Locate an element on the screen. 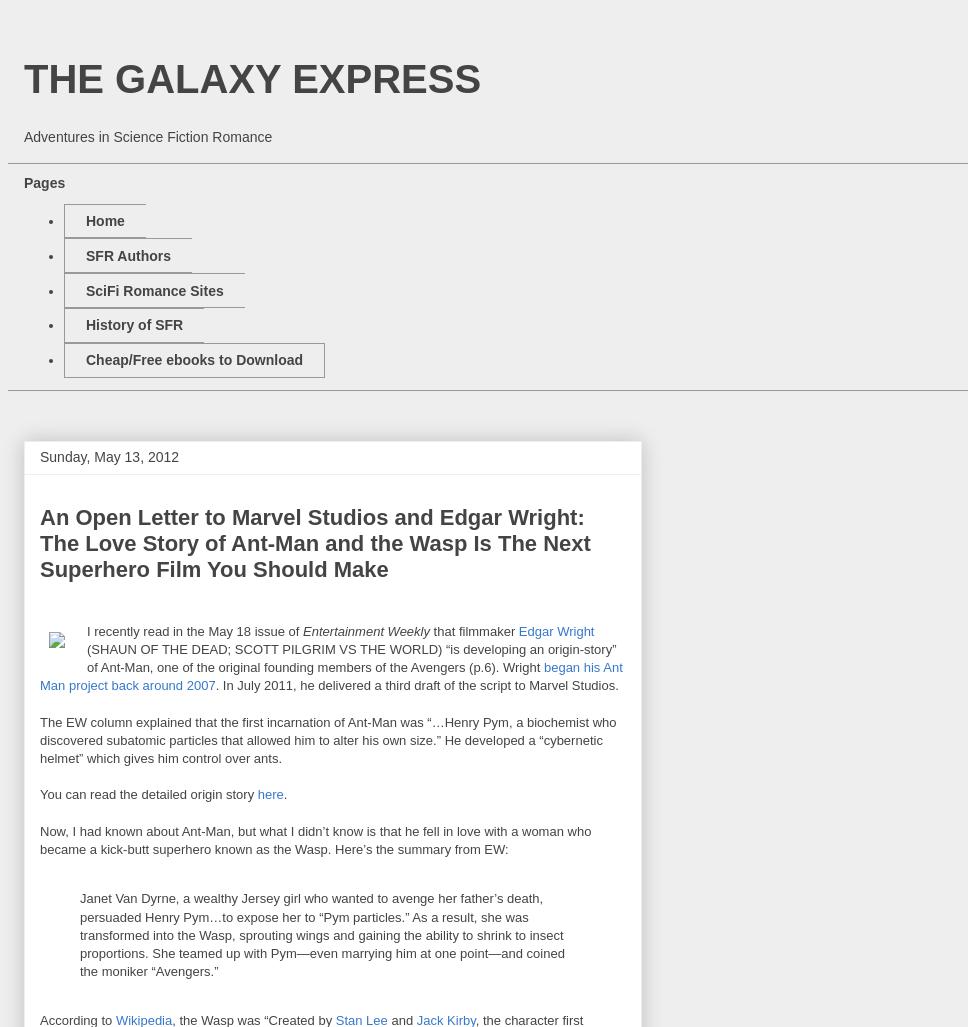 This screenshot has height=1027, width=968. 'Janet Van Dyrne, a wealthy Jersey
girl who wanted to avenge her father’s death, persuaded Henry Pym…to expose her
to “Pym particles.” As a result, she was transformed into the Wasp, sprouting
wings and gaining the ability to shrink to insect proportions. She teamed up
with Pym—even marrying him at one point—and coined the moniker “Avengers.”' is located at coordinates (320, 934).